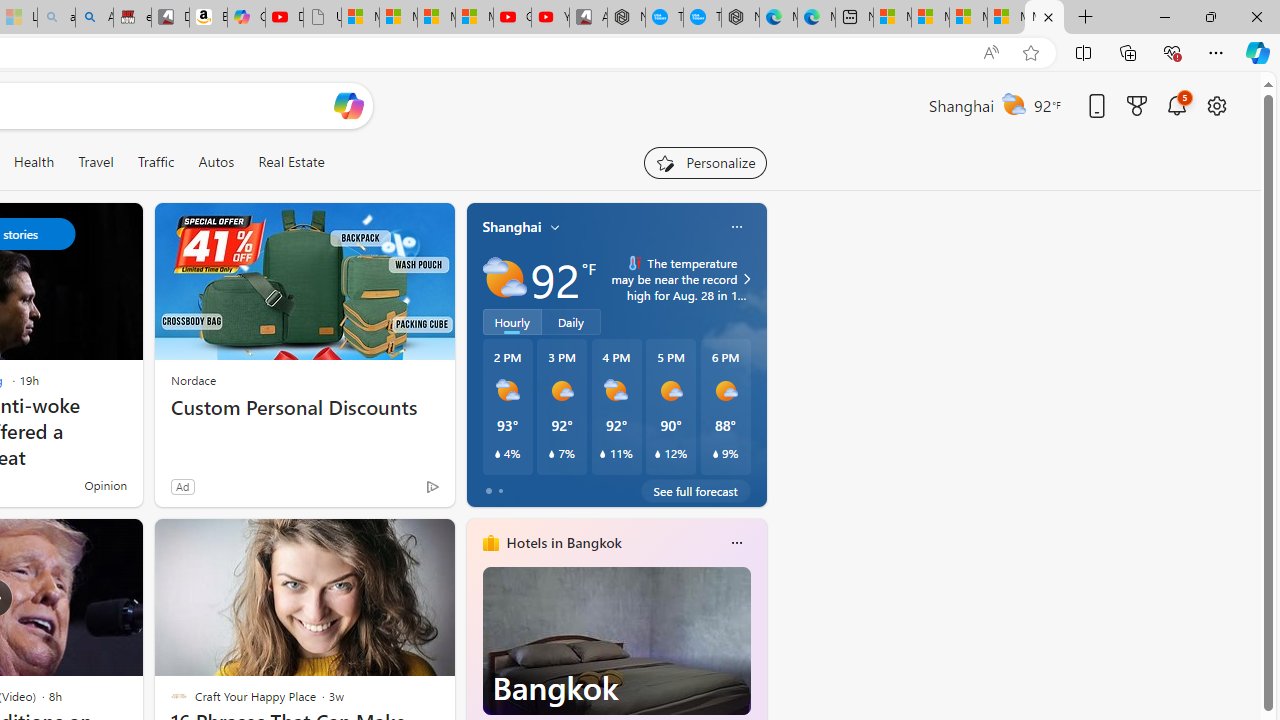 This screenshot has height=720, width=1280. What do you see at coordinates (555, 226) in the screenshot?
I see `'My location'` at bounding box center [555, 226].